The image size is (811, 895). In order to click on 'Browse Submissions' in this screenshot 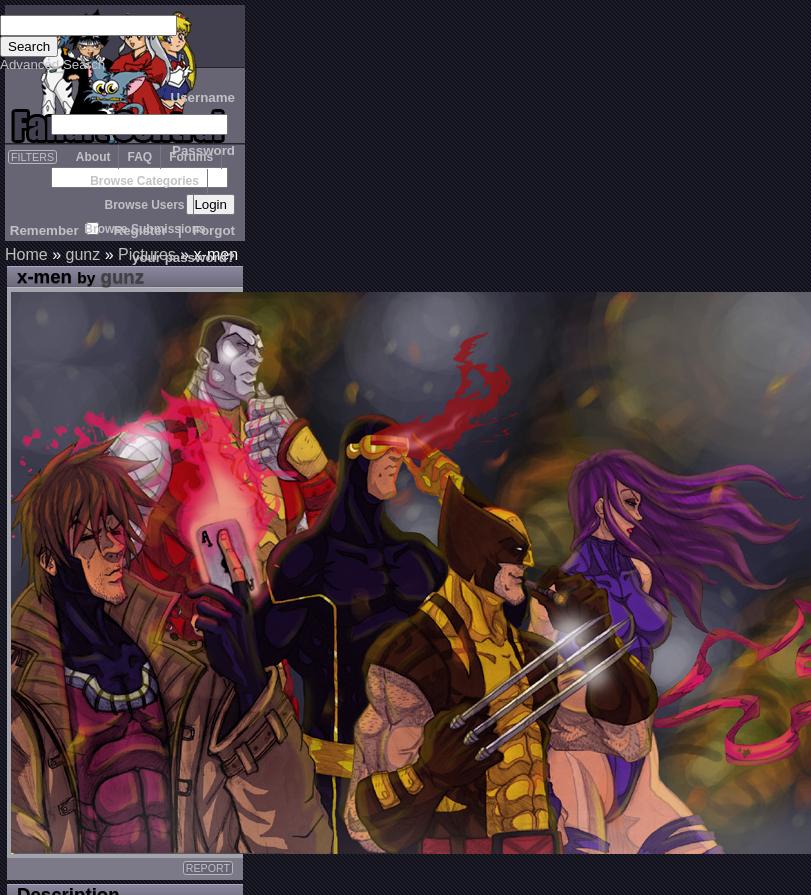, I will do `click(144, 229)`.